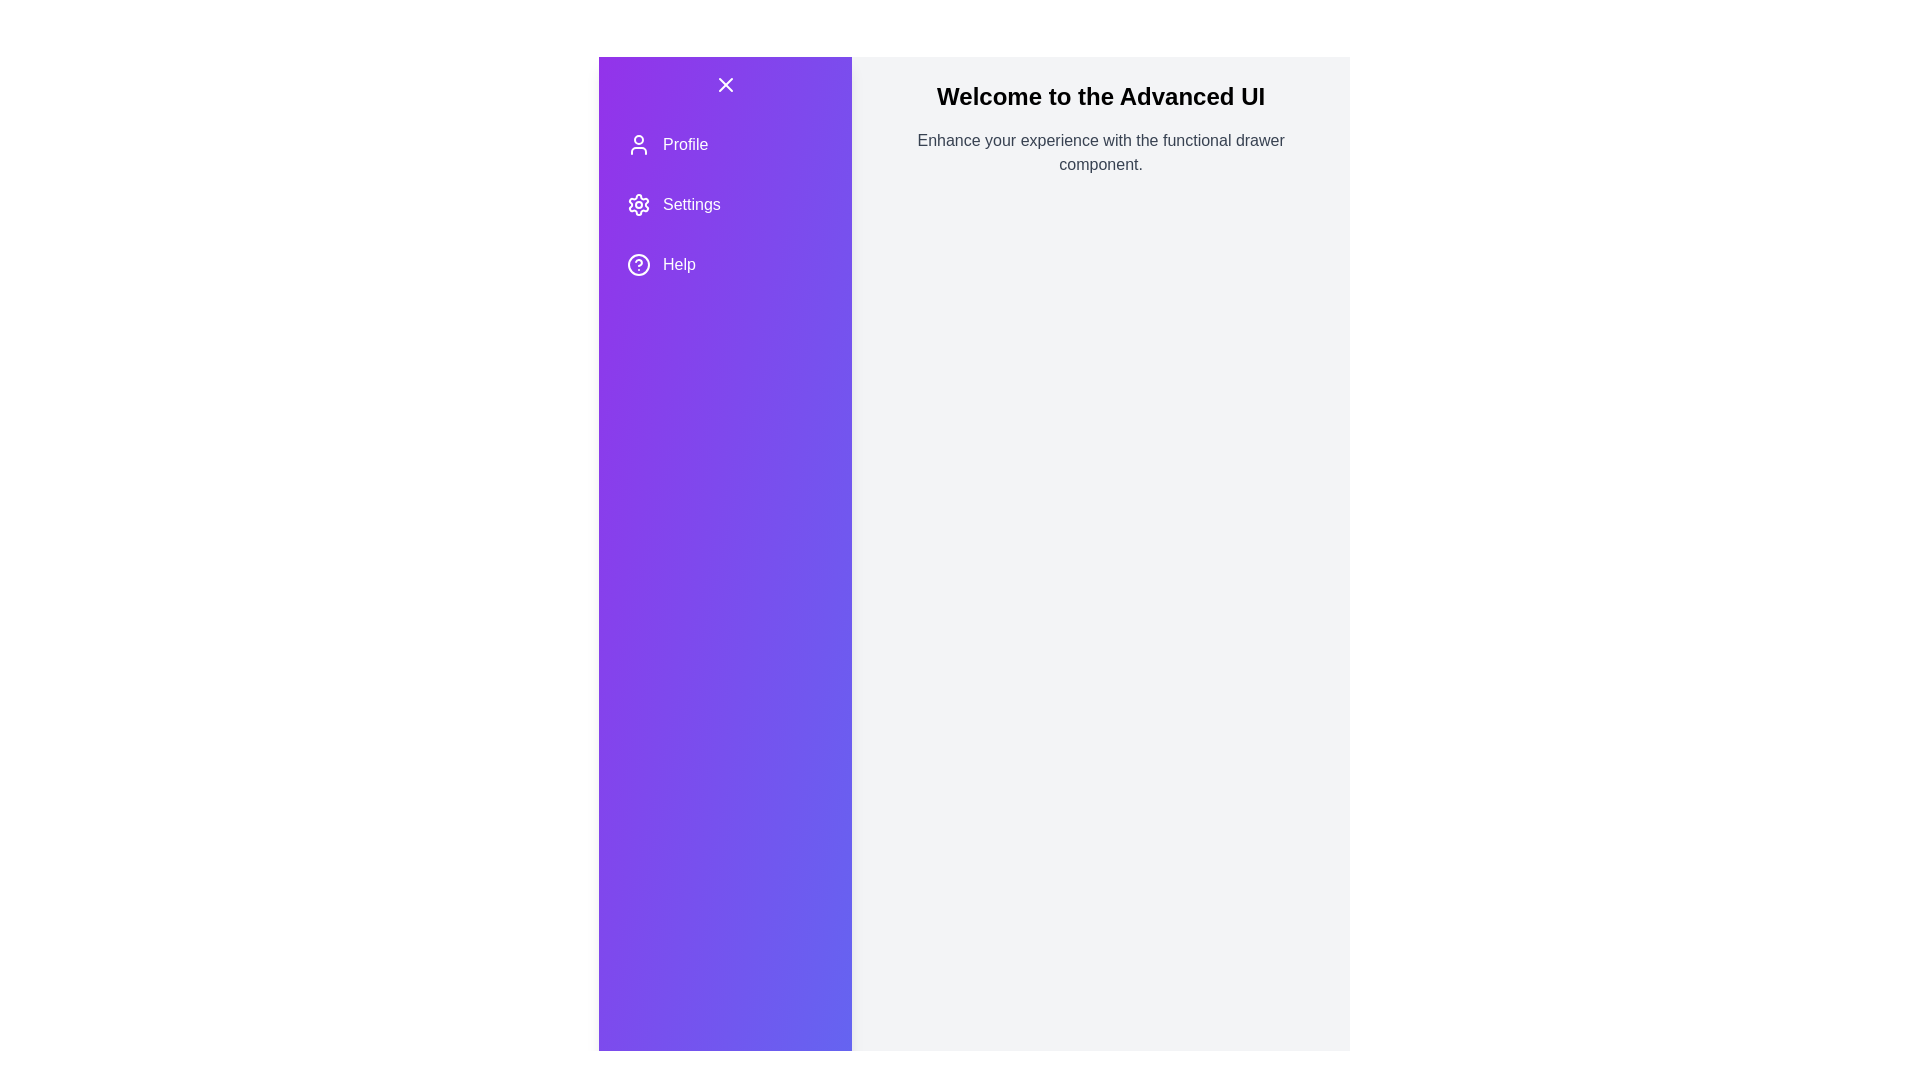 The image size is (1920, 1080). What do you see at coordinates (724, 264) in the screenshot?
I see `the menu item Help to change its appearance` at bounding box center [724, 264].